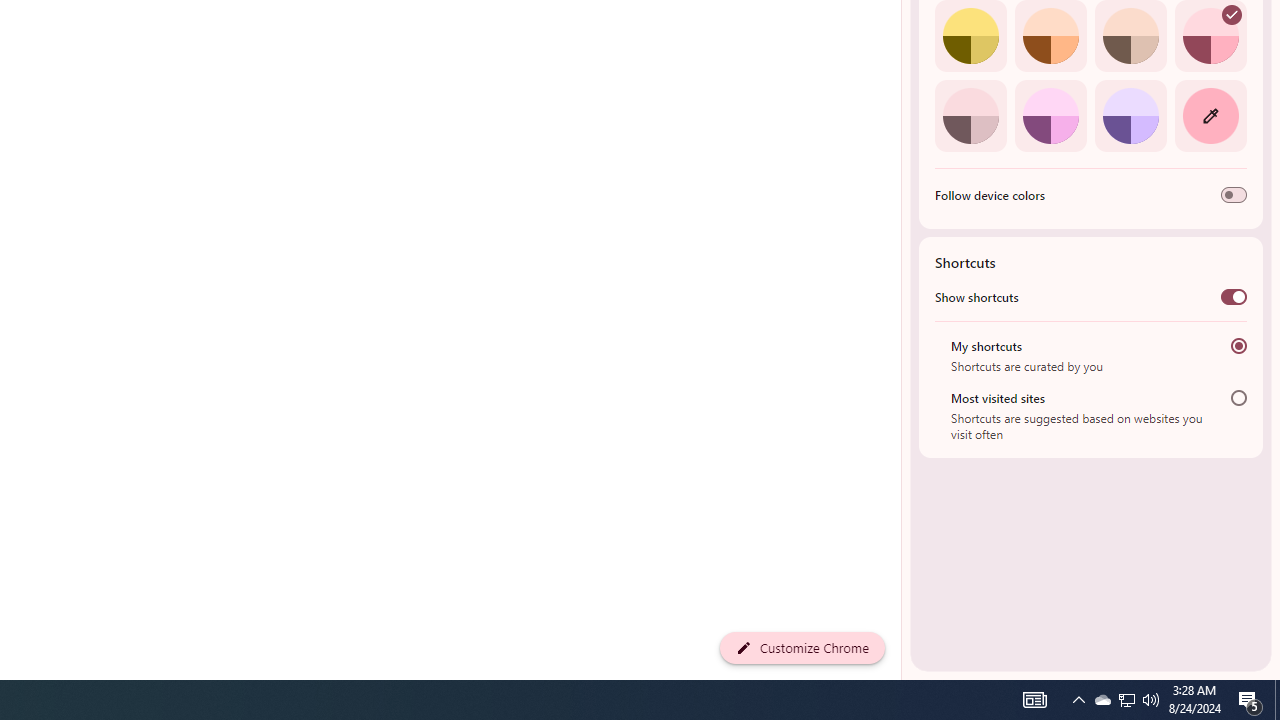 The width and height of the screenshot is (1280, 720). Describe the element at coordinates (1231, 15) in the screenshot. I see `'AutomationID: svg'` at that location.